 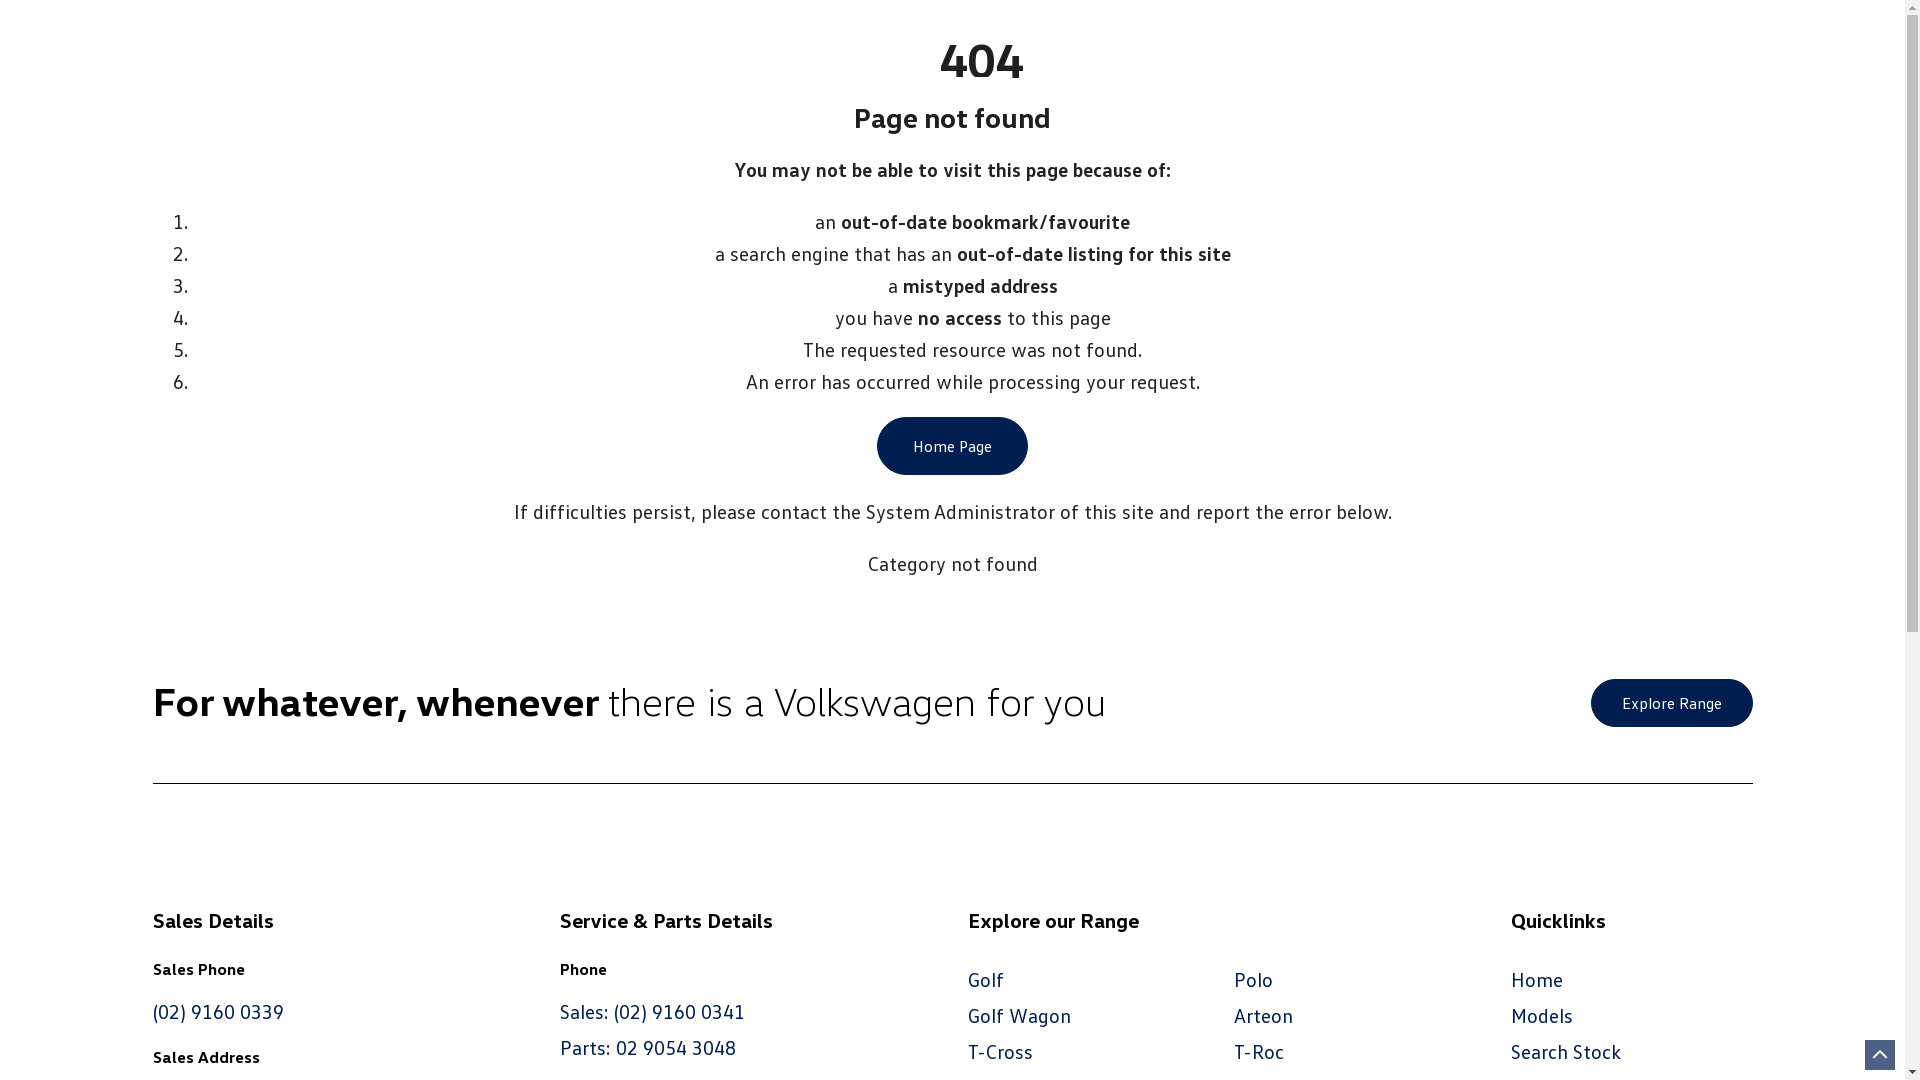 I want to click on 'Sales: (02) 9160 0341', so click(x=652, y=1010).